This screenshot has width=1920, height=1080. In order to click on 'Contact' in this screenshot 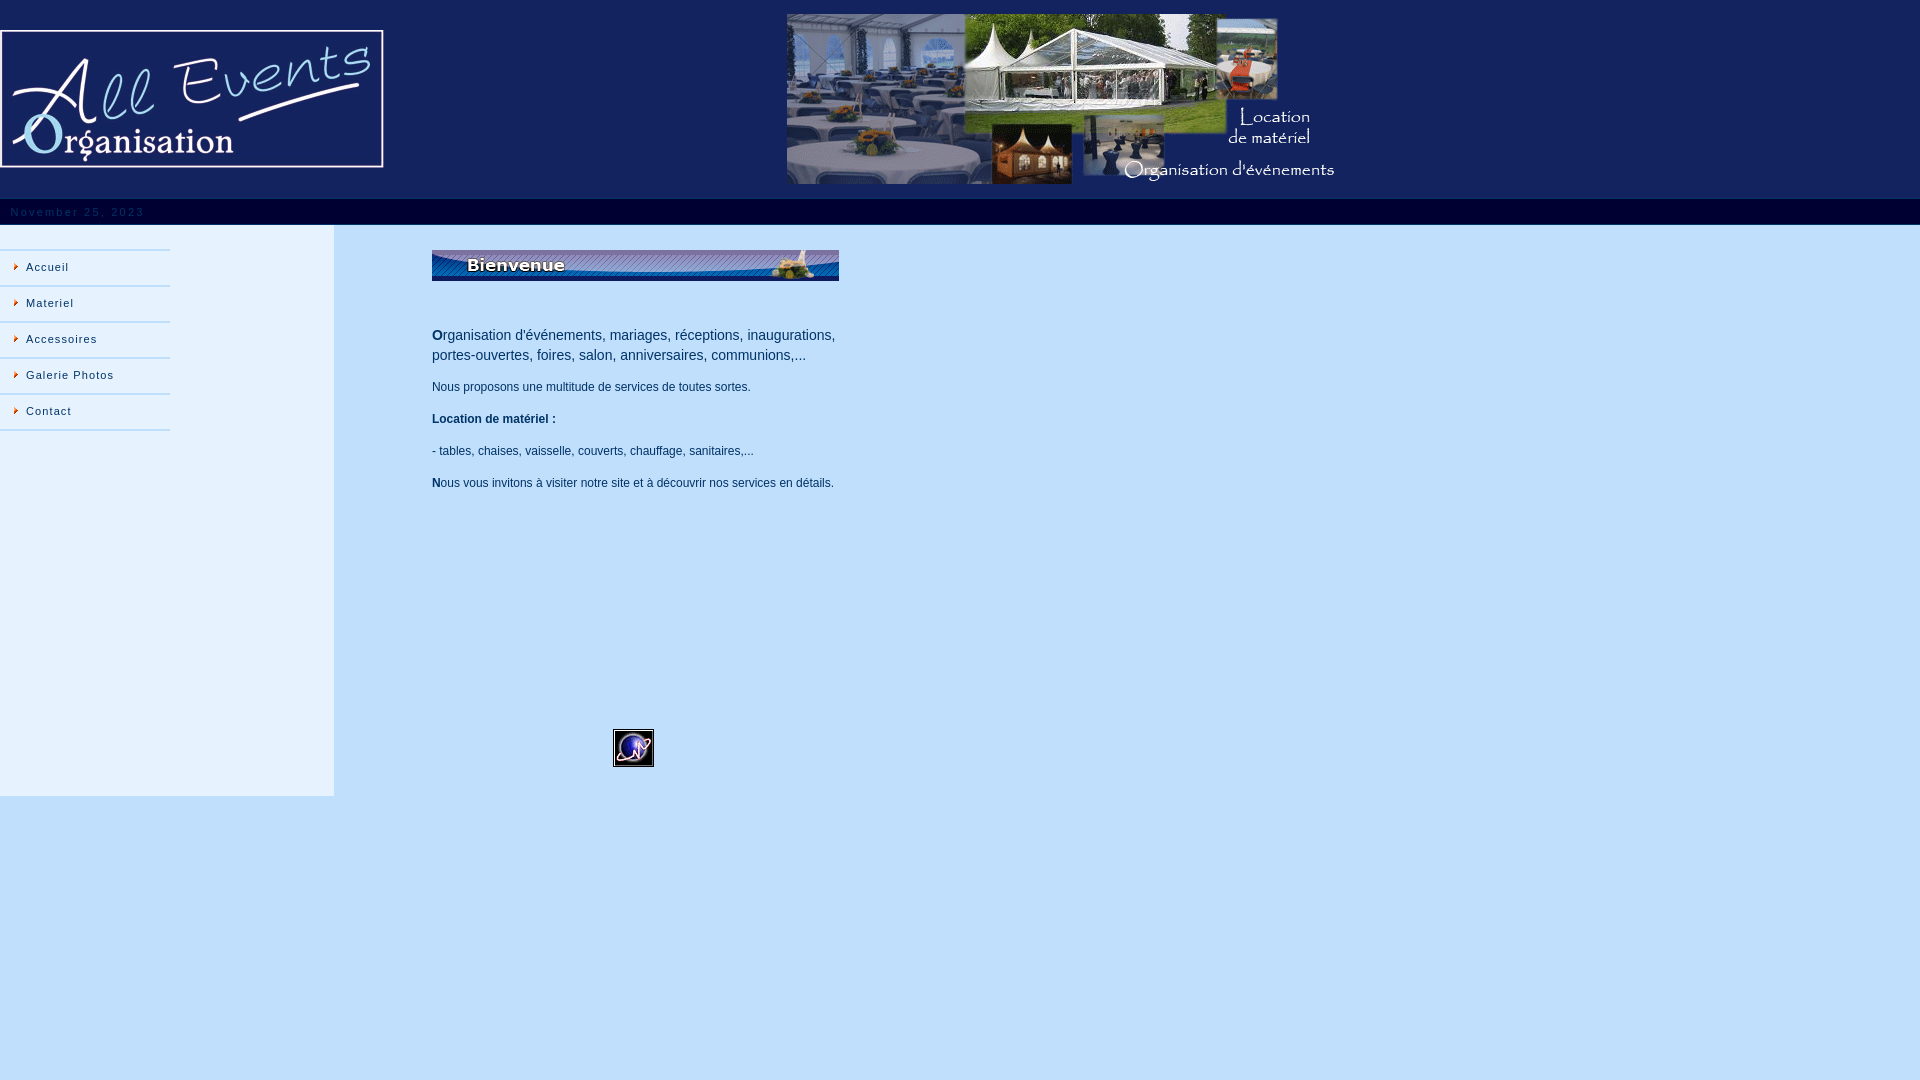, I will do `click(84, 411)`.